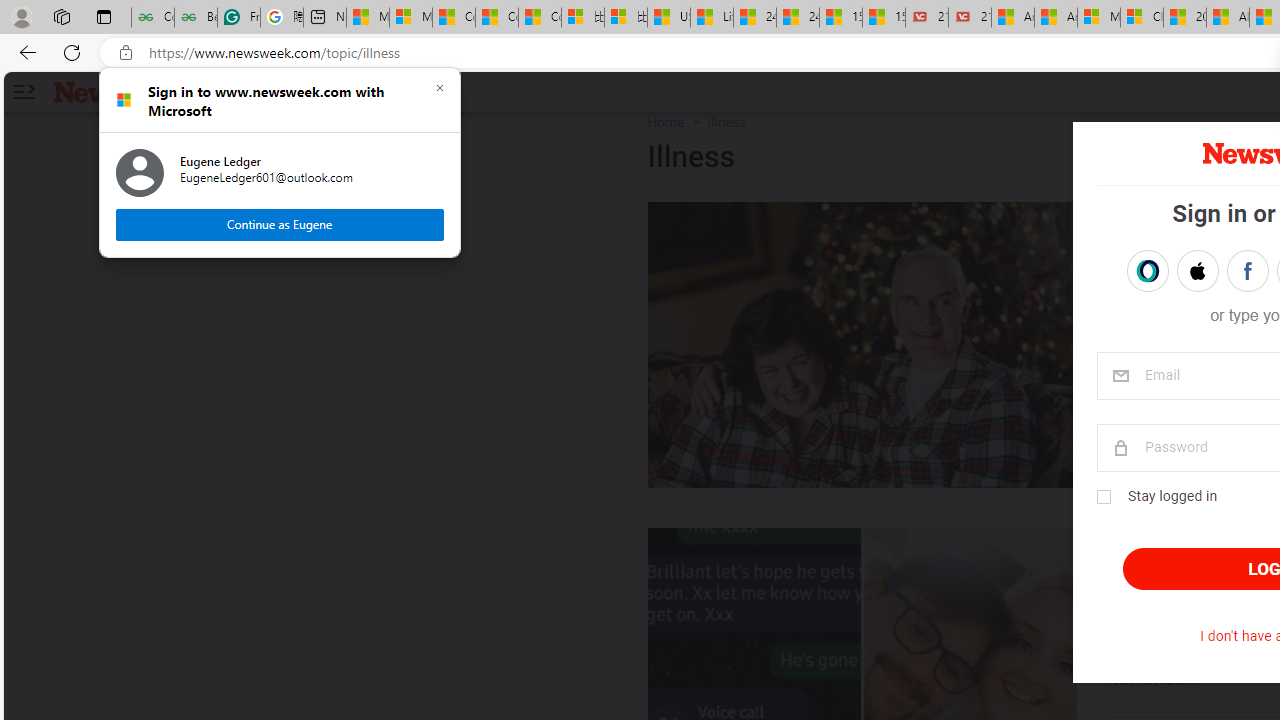  Describe the element at coordinates (1147, 271) in the screenshot. I see `'Sign in with OPENPASS'` at that location.